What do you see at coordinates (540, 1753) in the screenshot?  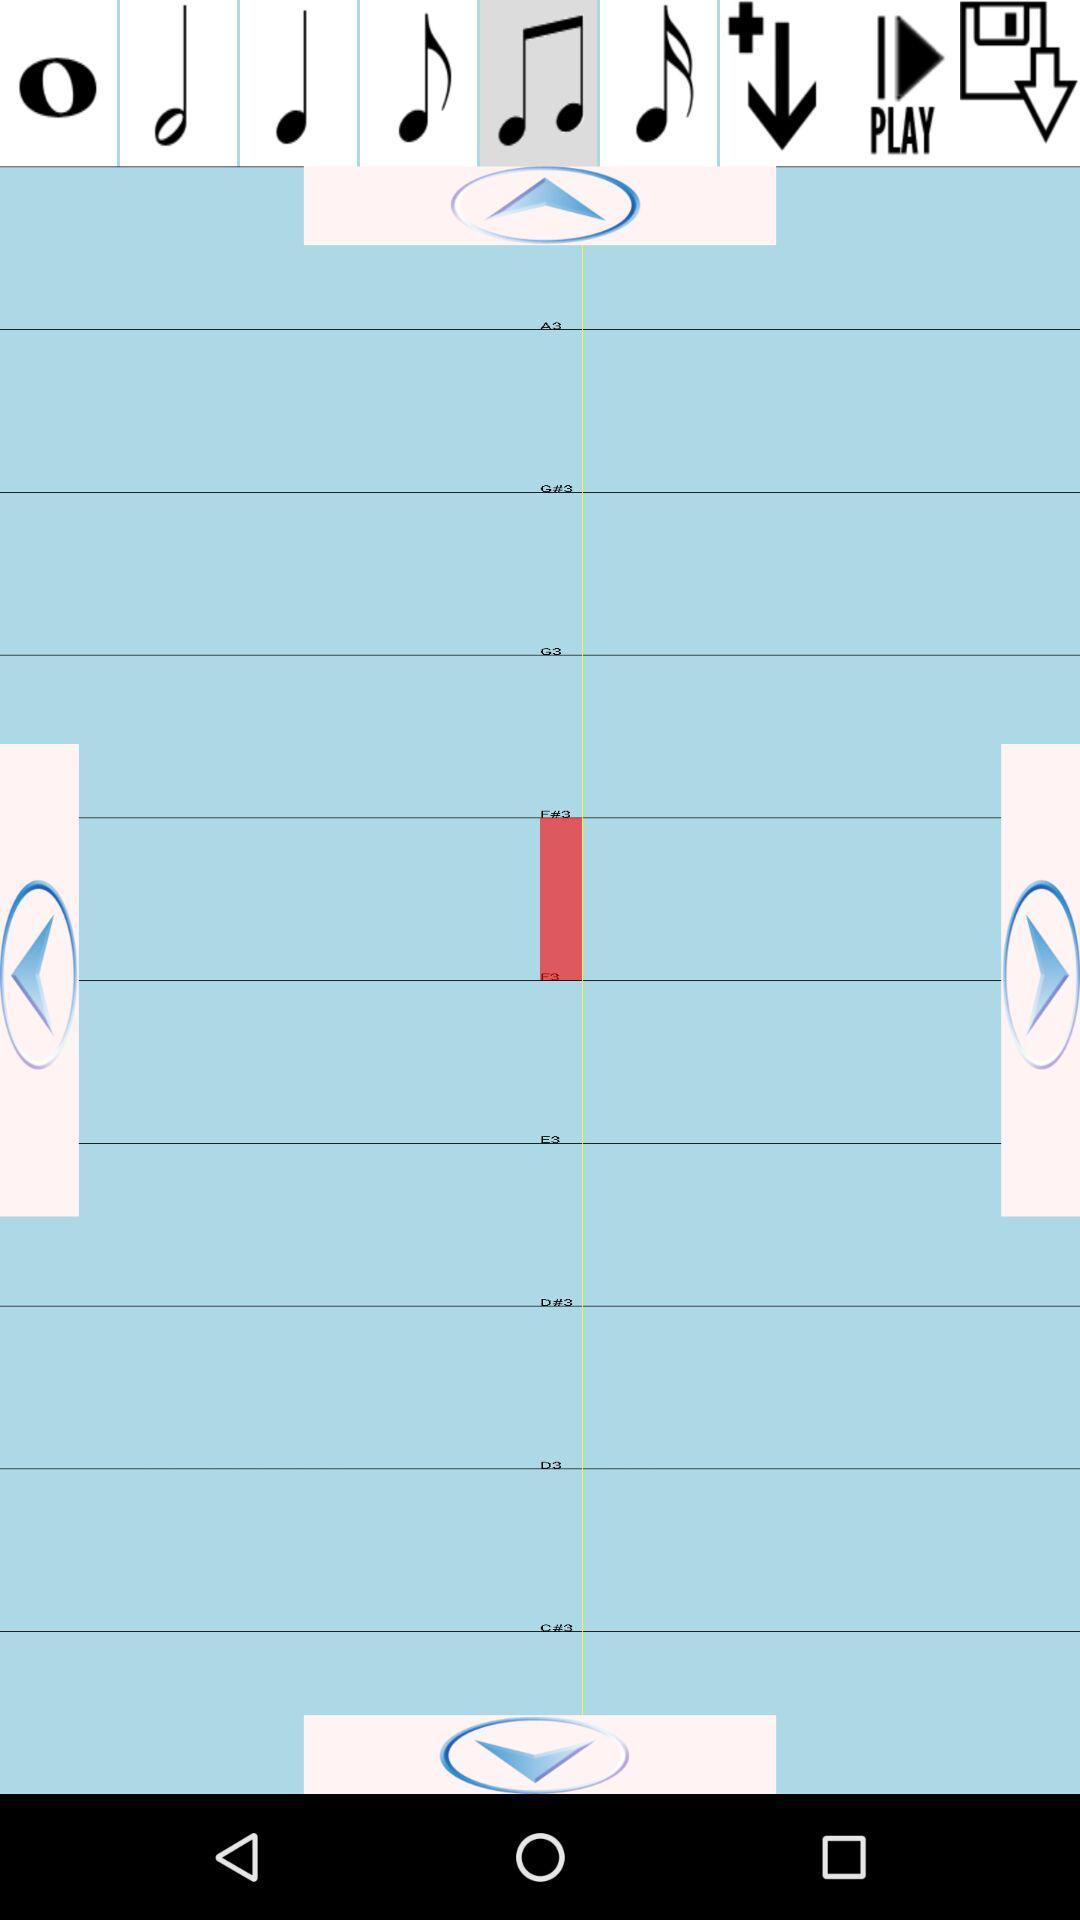 I see `scroll down` at bounding box center [540, 1753].